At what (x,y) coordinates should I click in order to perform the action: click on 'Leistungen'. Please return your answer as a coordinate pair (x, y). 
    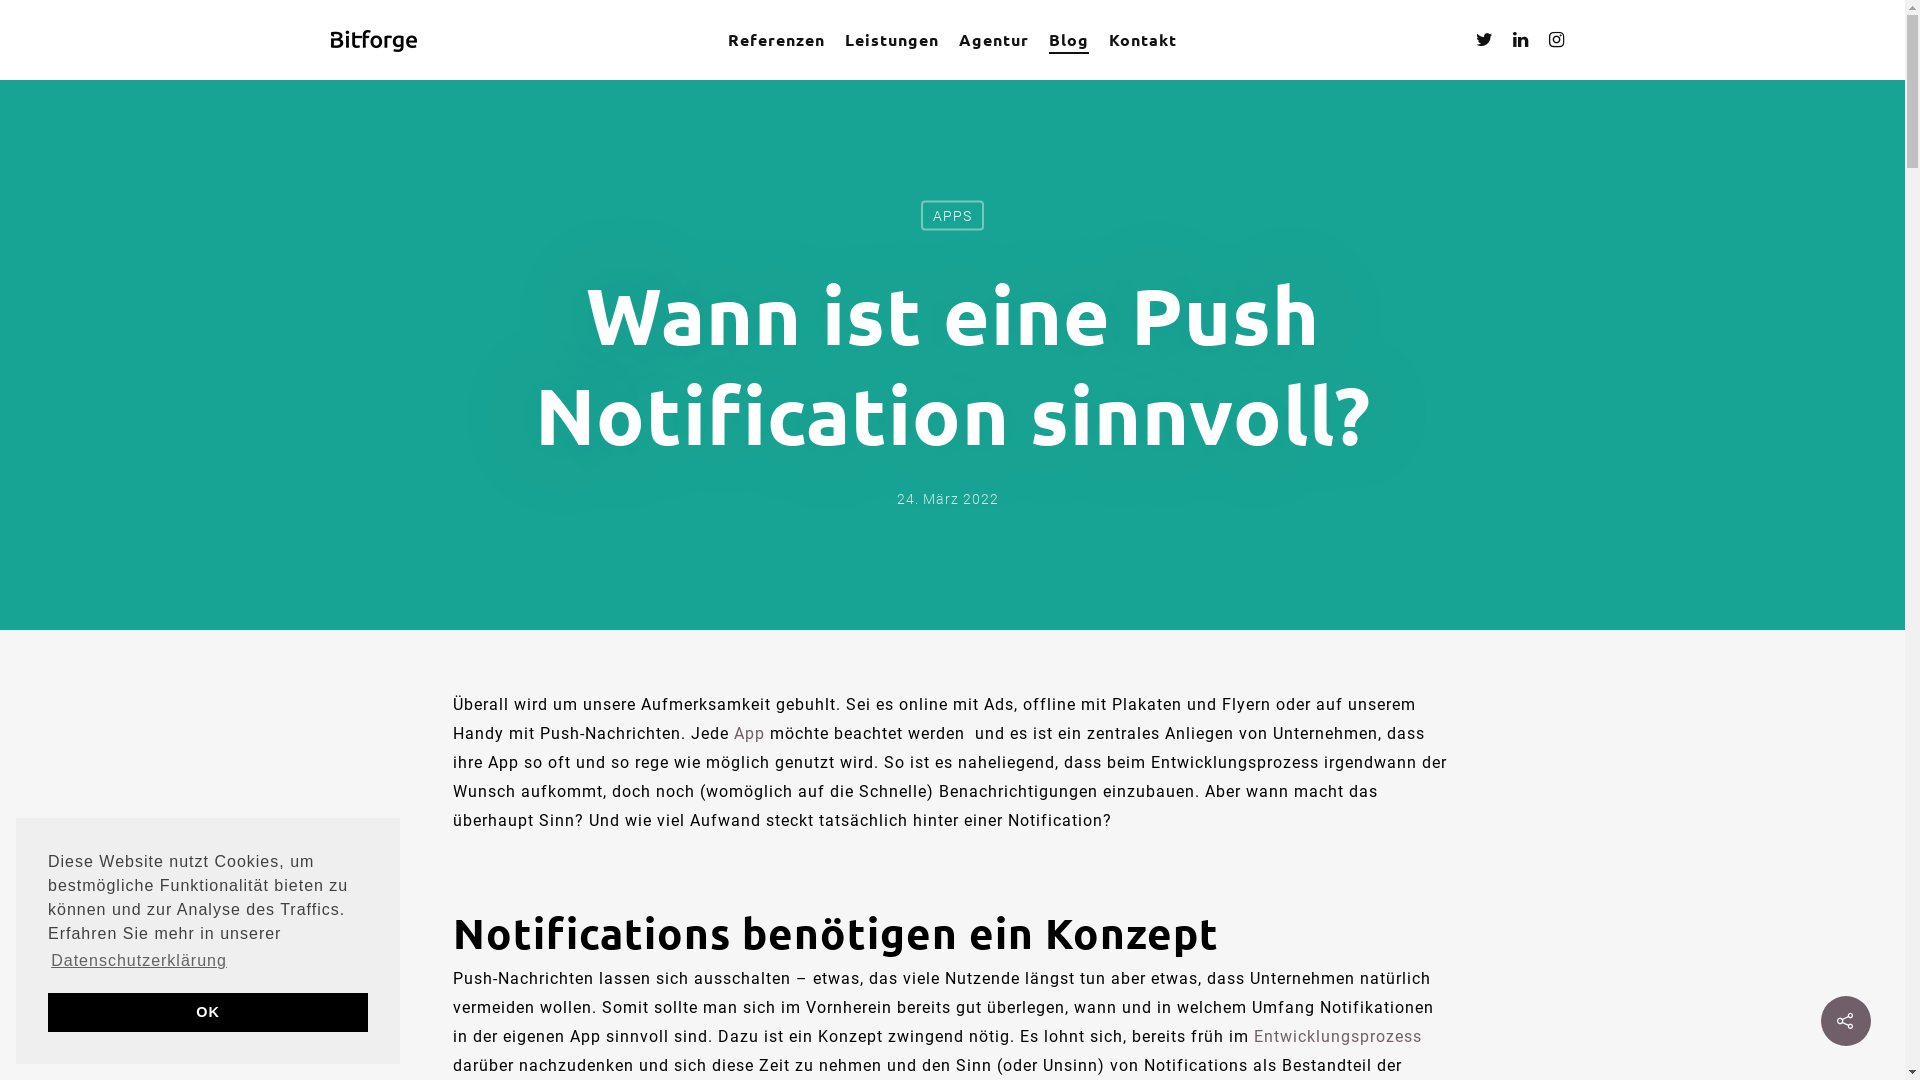
    Looking at the image, I should click on (844, 39).